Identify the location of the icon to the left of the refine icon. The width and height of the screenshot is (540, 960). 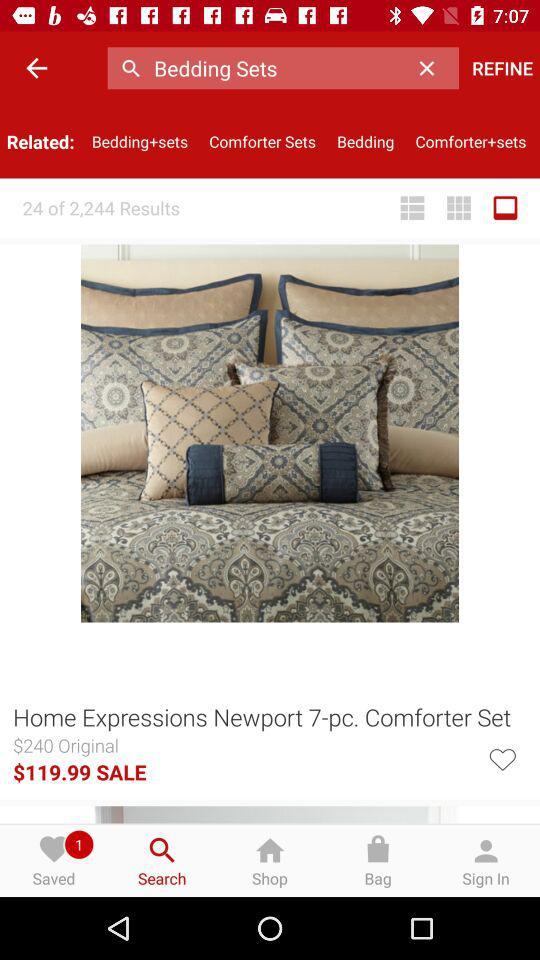
(431, 68).